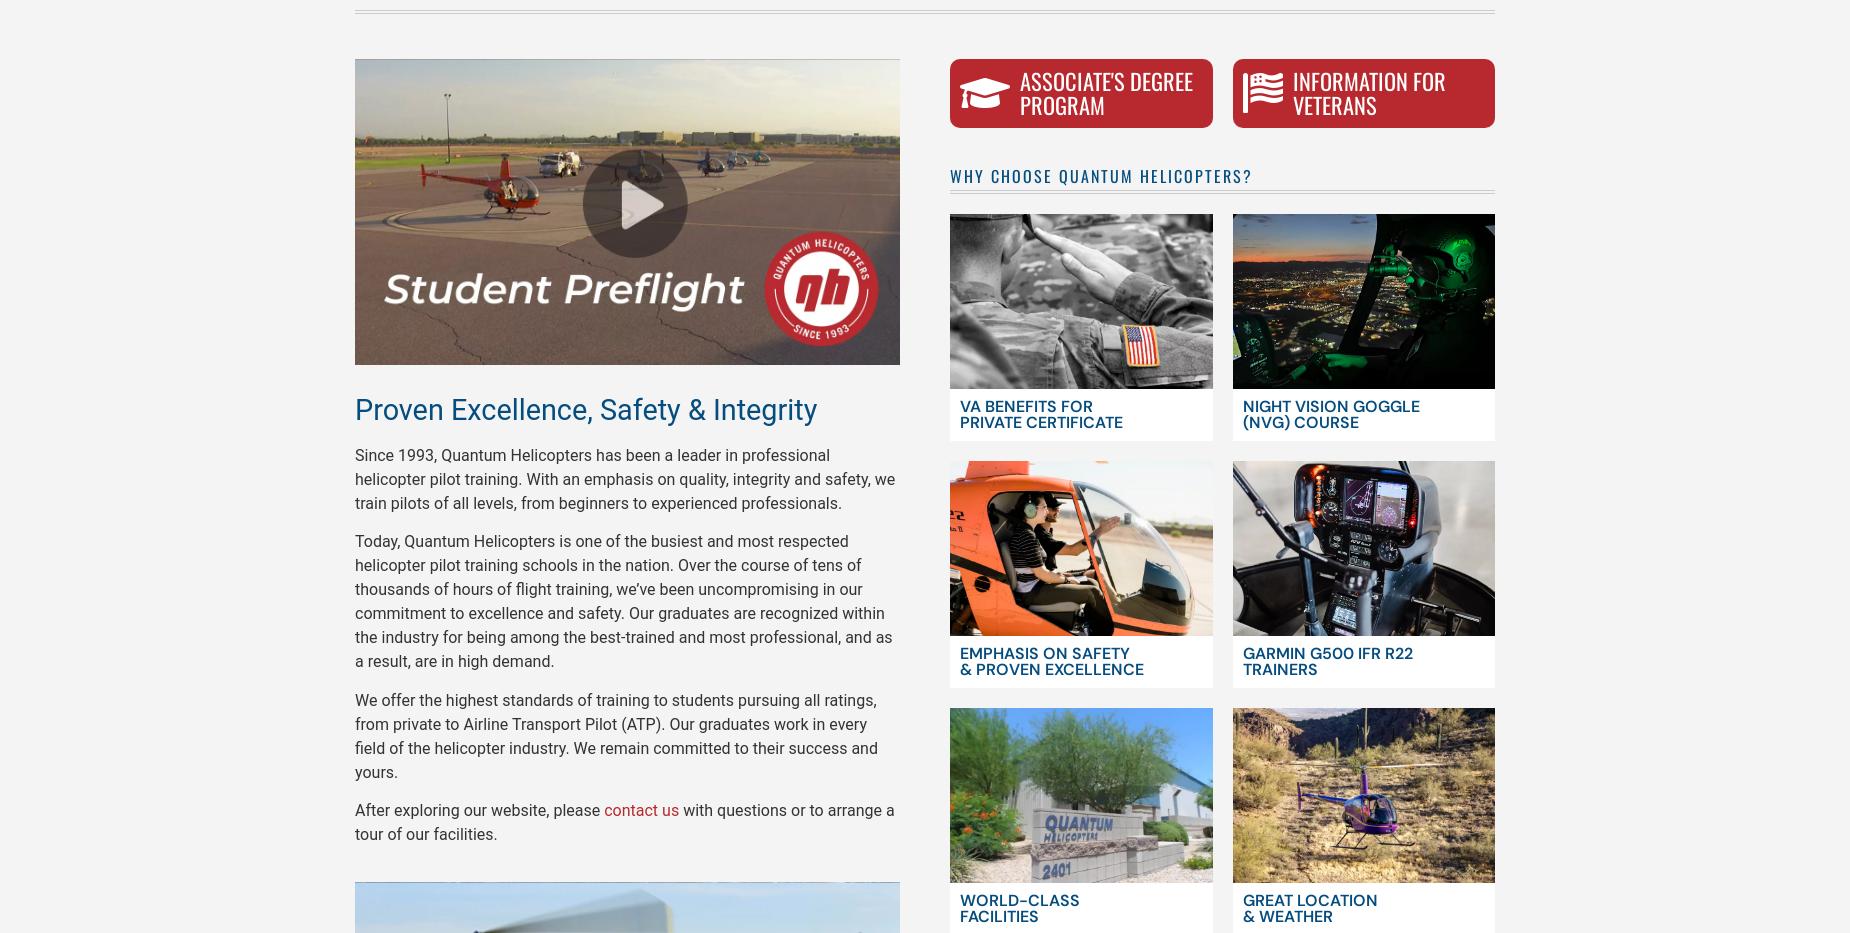 The image size is (1850, 933). What do you see at coordinates (1100, 175) in the screenshot?
I see `'Why Choose Quantum Helicopters?'` at bounding box center [1100, 175].